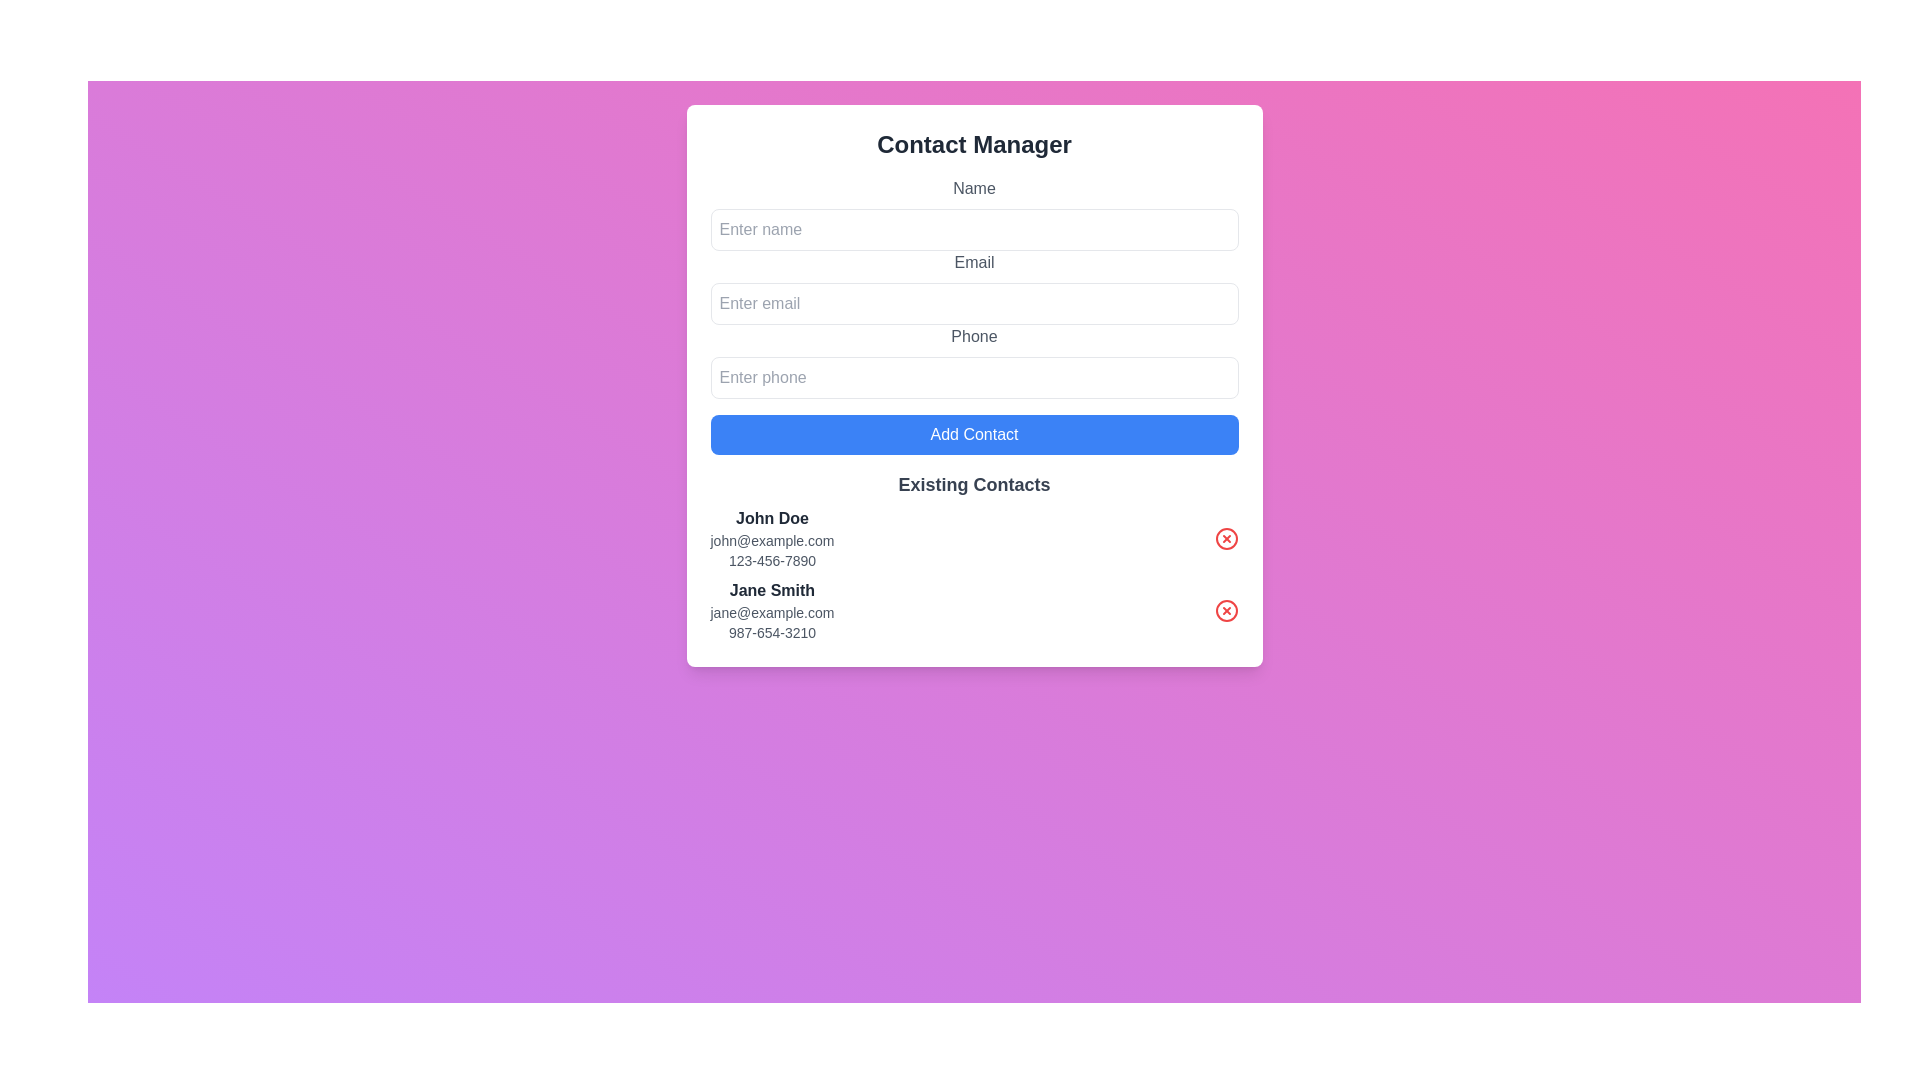 Image resolution: width=1920 pixels, height=1080 pixels. Describe the element at coordinates (974, 556) in the screenshot. I see `the contact item in the 'Existing Contacts' section` at that location.